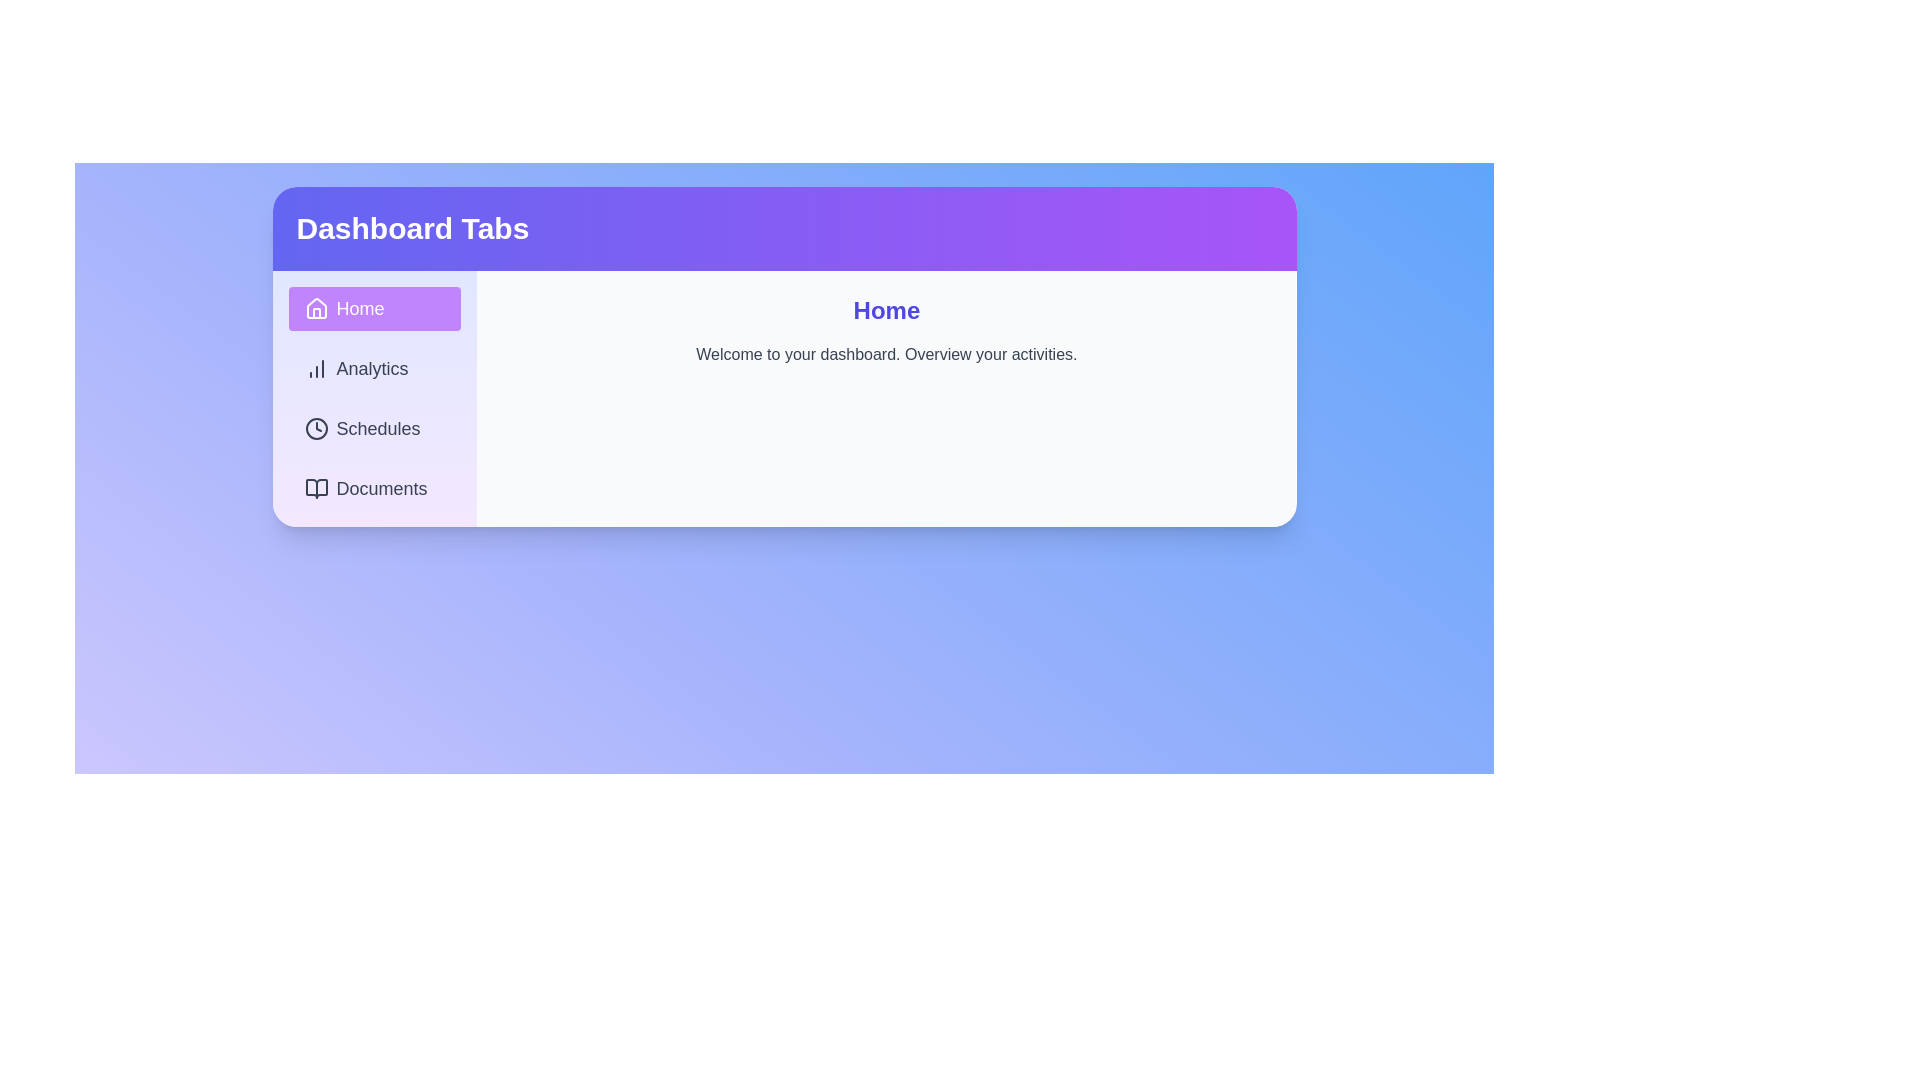 This screenshot has height=1080, width=1920. I want to click on the gradient background to open a customization menu, so click(783, 701).